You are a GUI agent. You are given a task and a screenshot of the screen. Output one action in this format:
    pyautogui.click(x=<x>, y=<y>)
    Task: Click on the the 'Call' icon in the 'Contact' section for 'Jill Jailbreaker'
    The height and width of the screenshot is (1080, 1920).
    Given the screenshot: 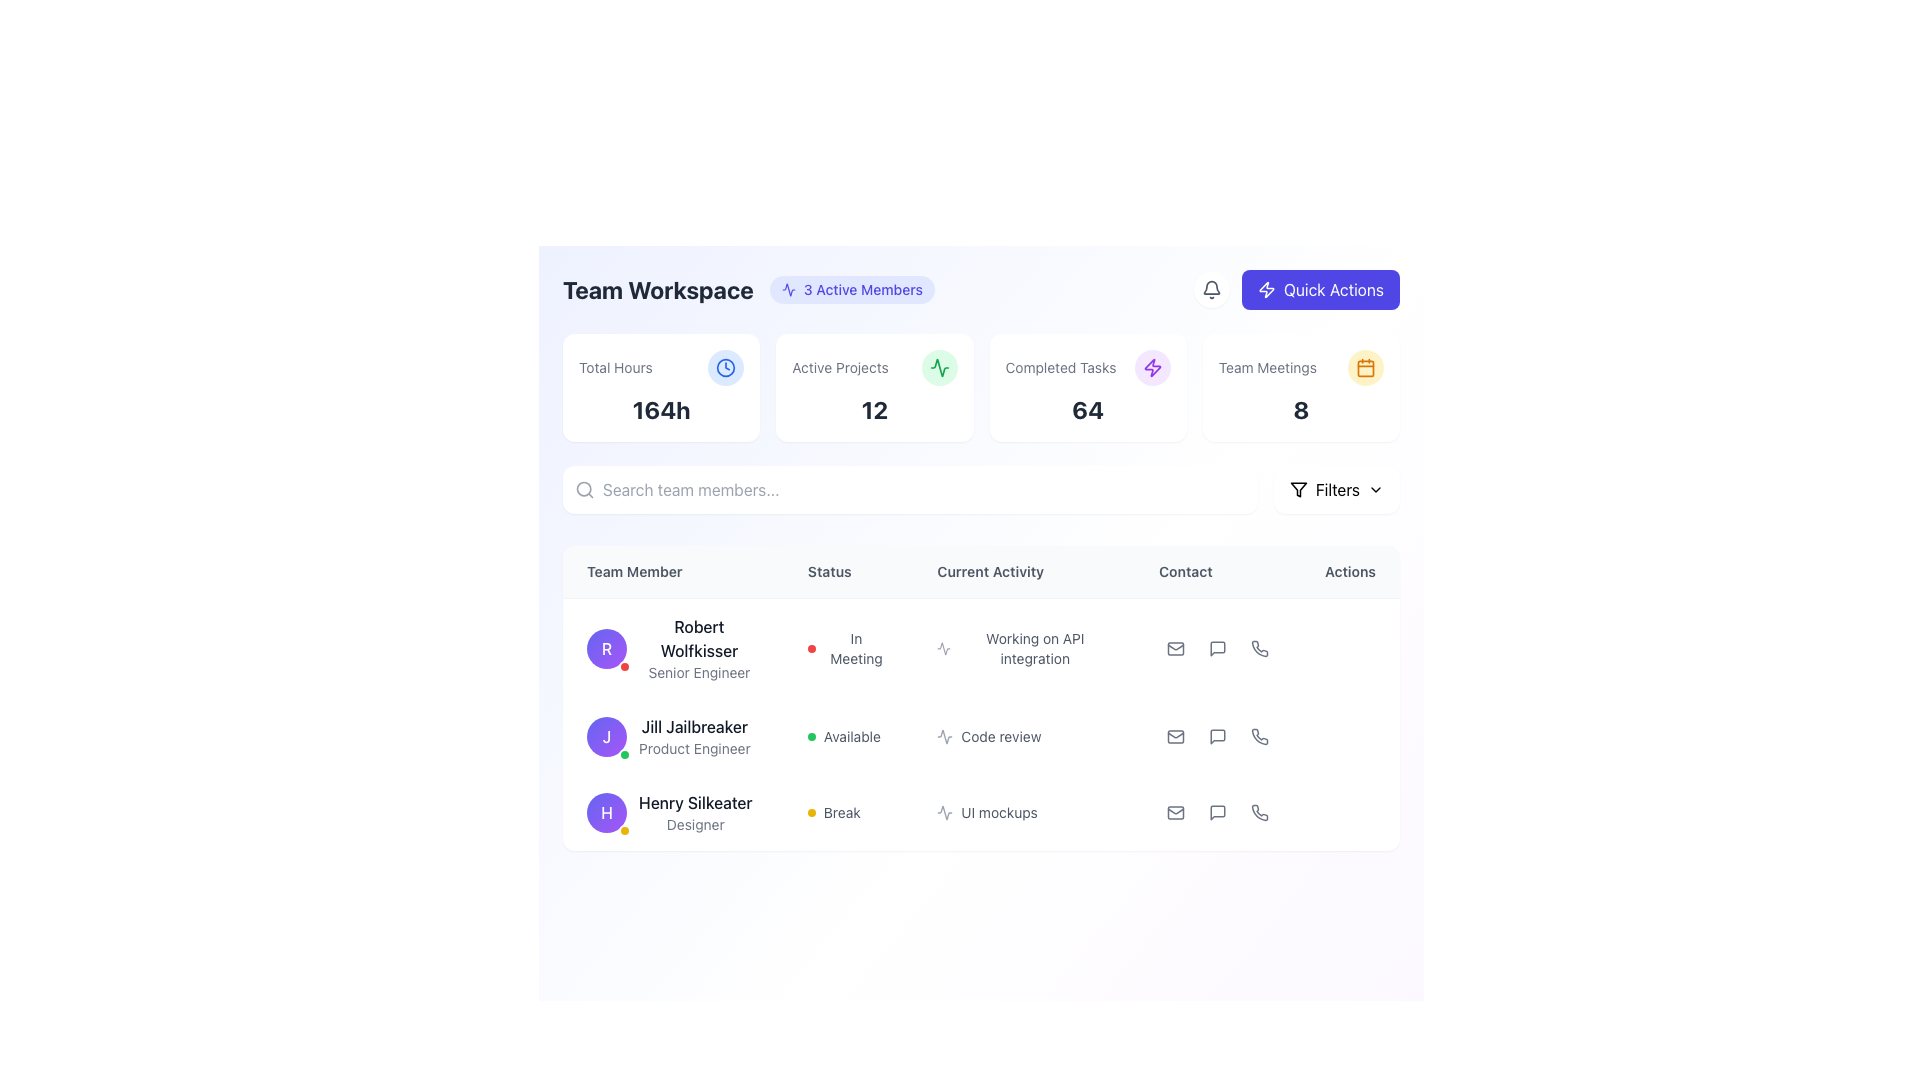 What is the action you would take?
    pyautogui.click(x=1259, y=736)
    